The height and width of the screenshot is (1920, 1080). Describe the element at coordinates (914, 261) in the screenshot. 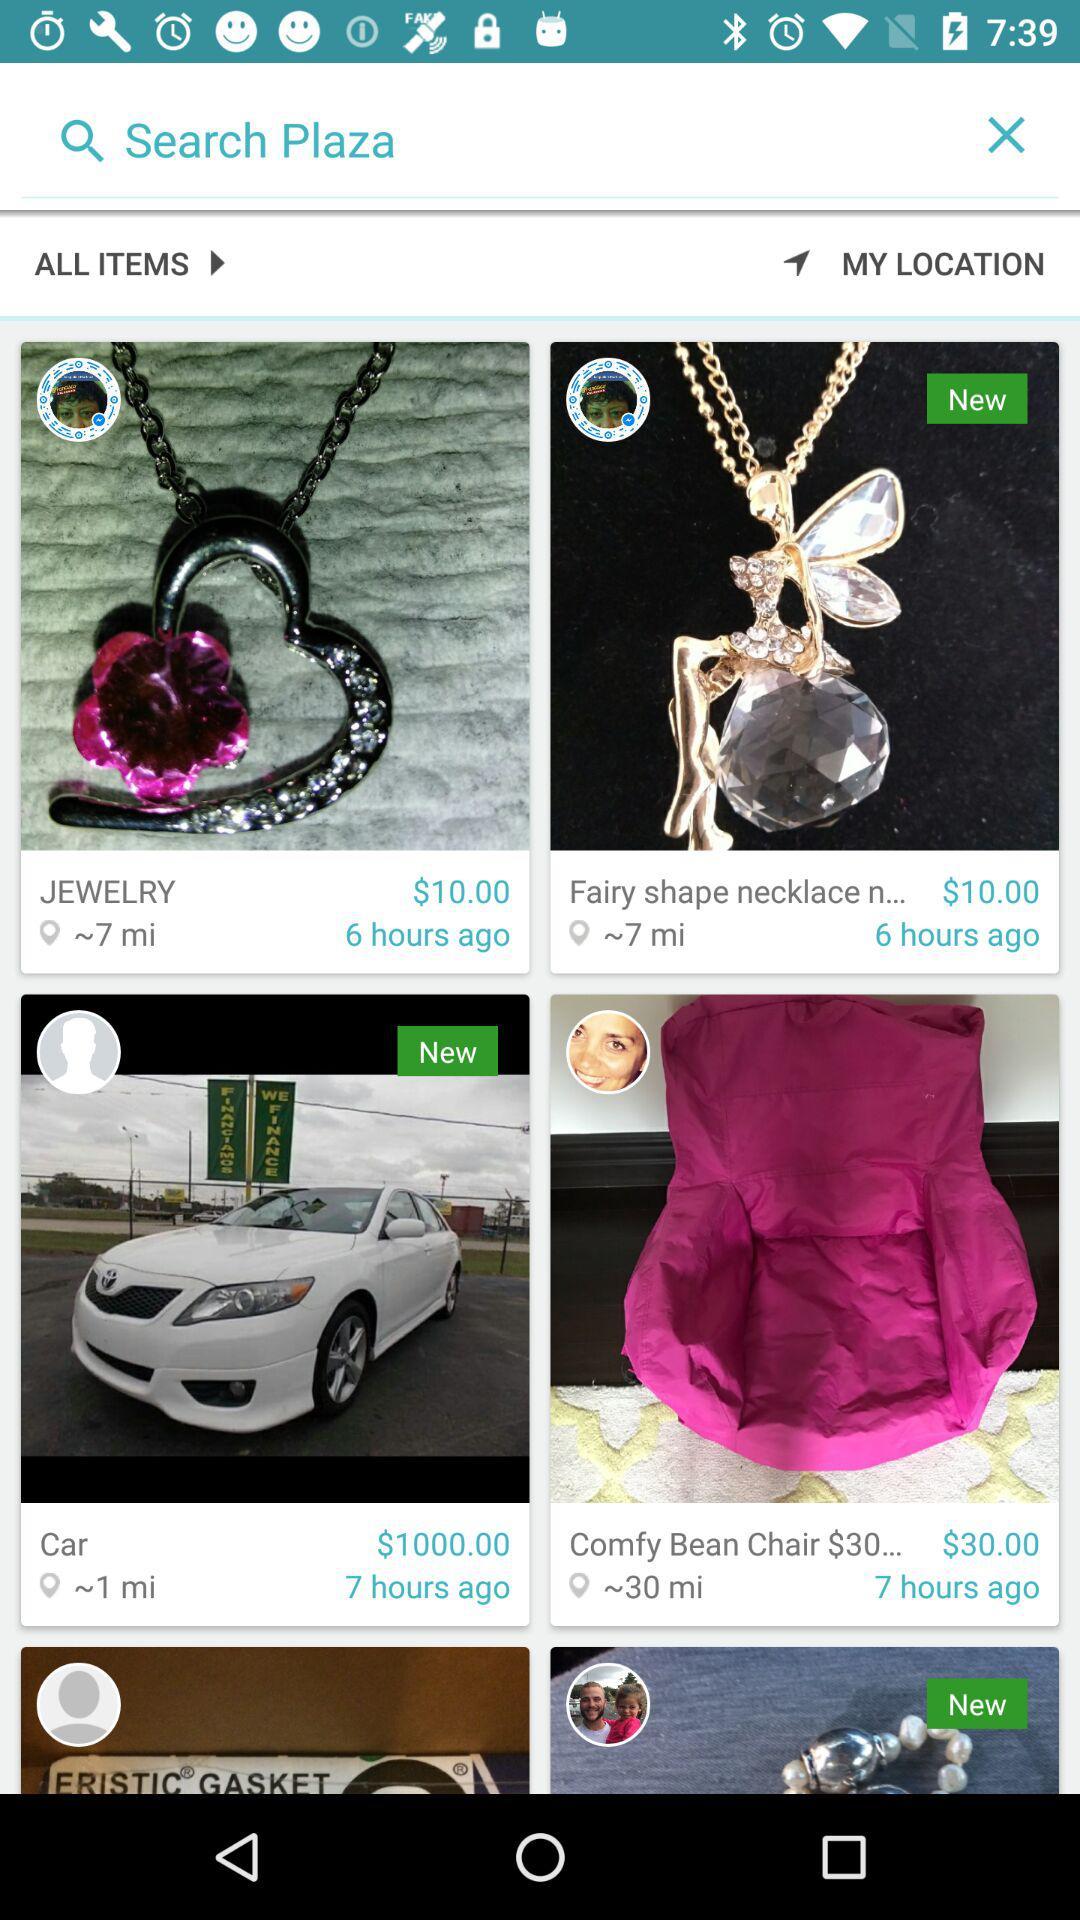

I see `the icon to the right of all items item` at that location.